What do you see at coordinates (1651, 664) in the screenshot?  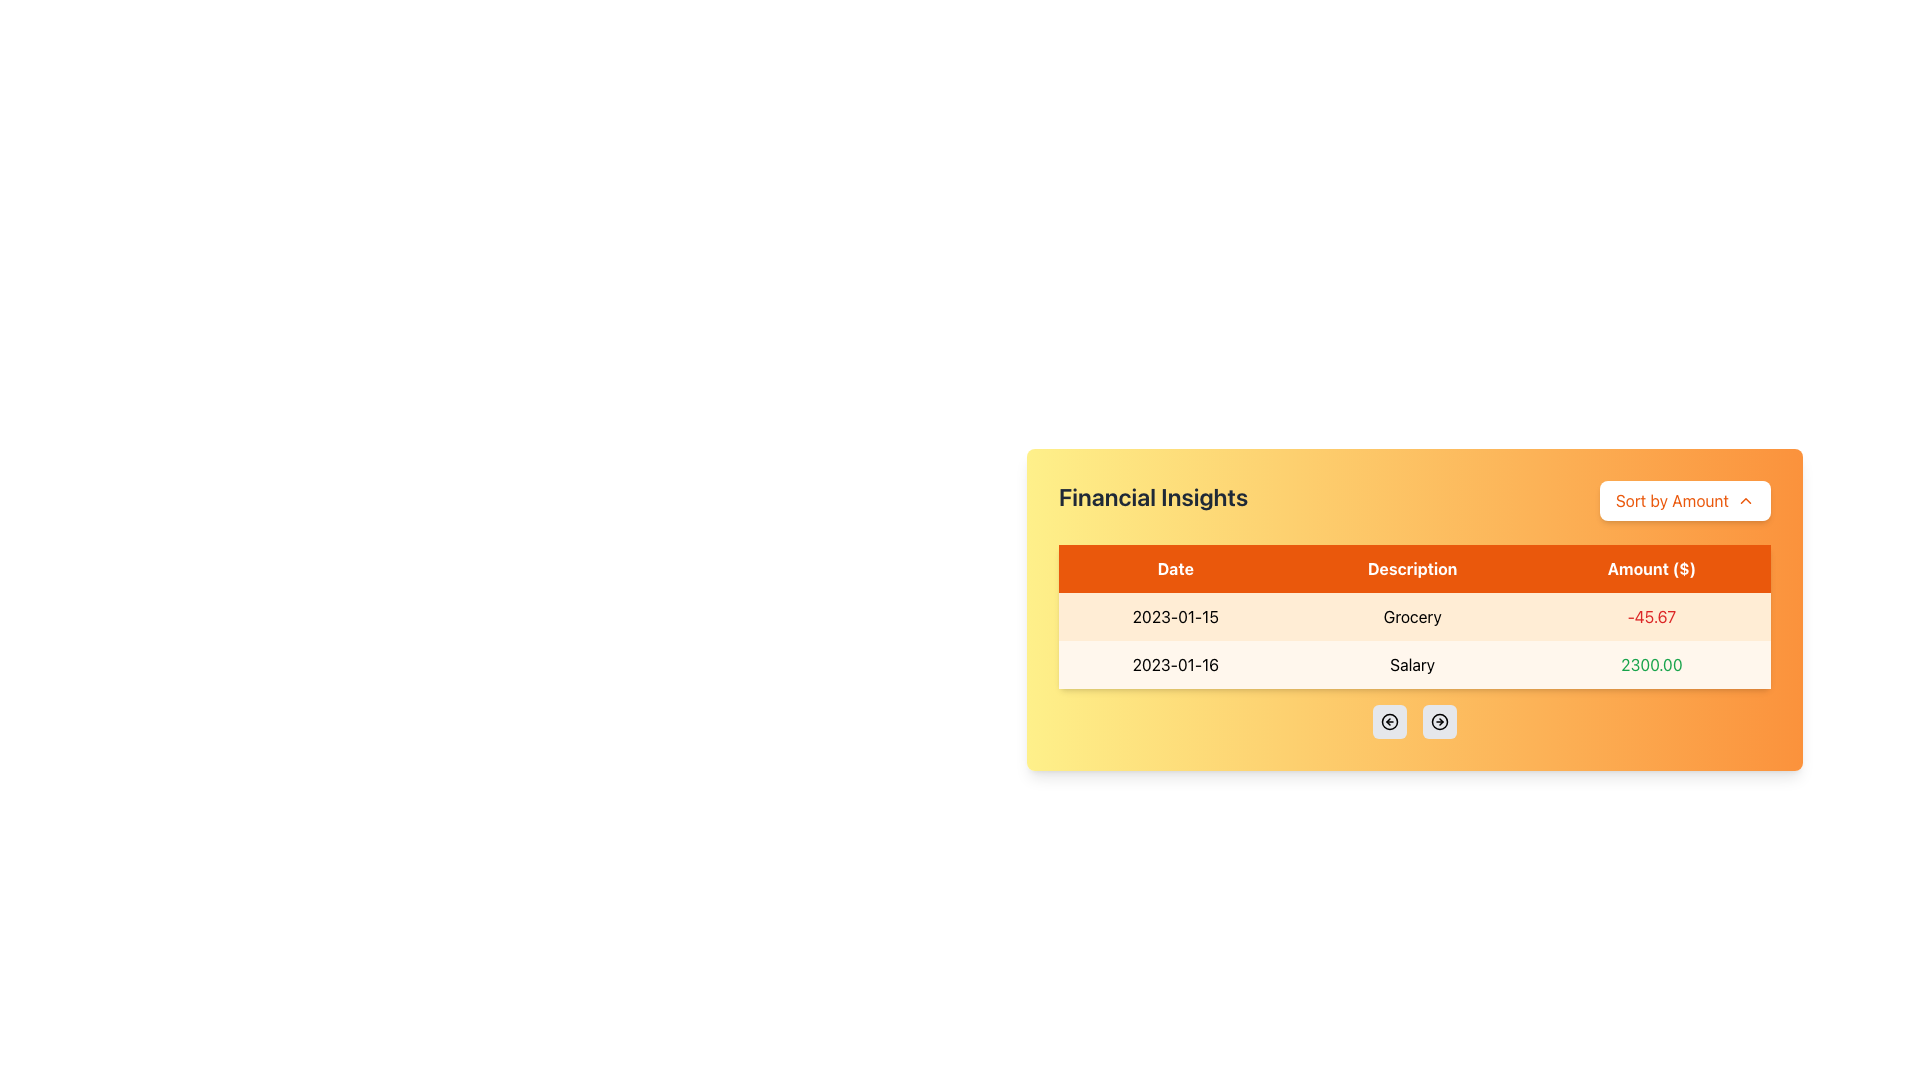 I see `the text label representing the amount in the financial table located in the third column of the second row under the 'Amount ($)' header` at bounding box center [1651, 664].